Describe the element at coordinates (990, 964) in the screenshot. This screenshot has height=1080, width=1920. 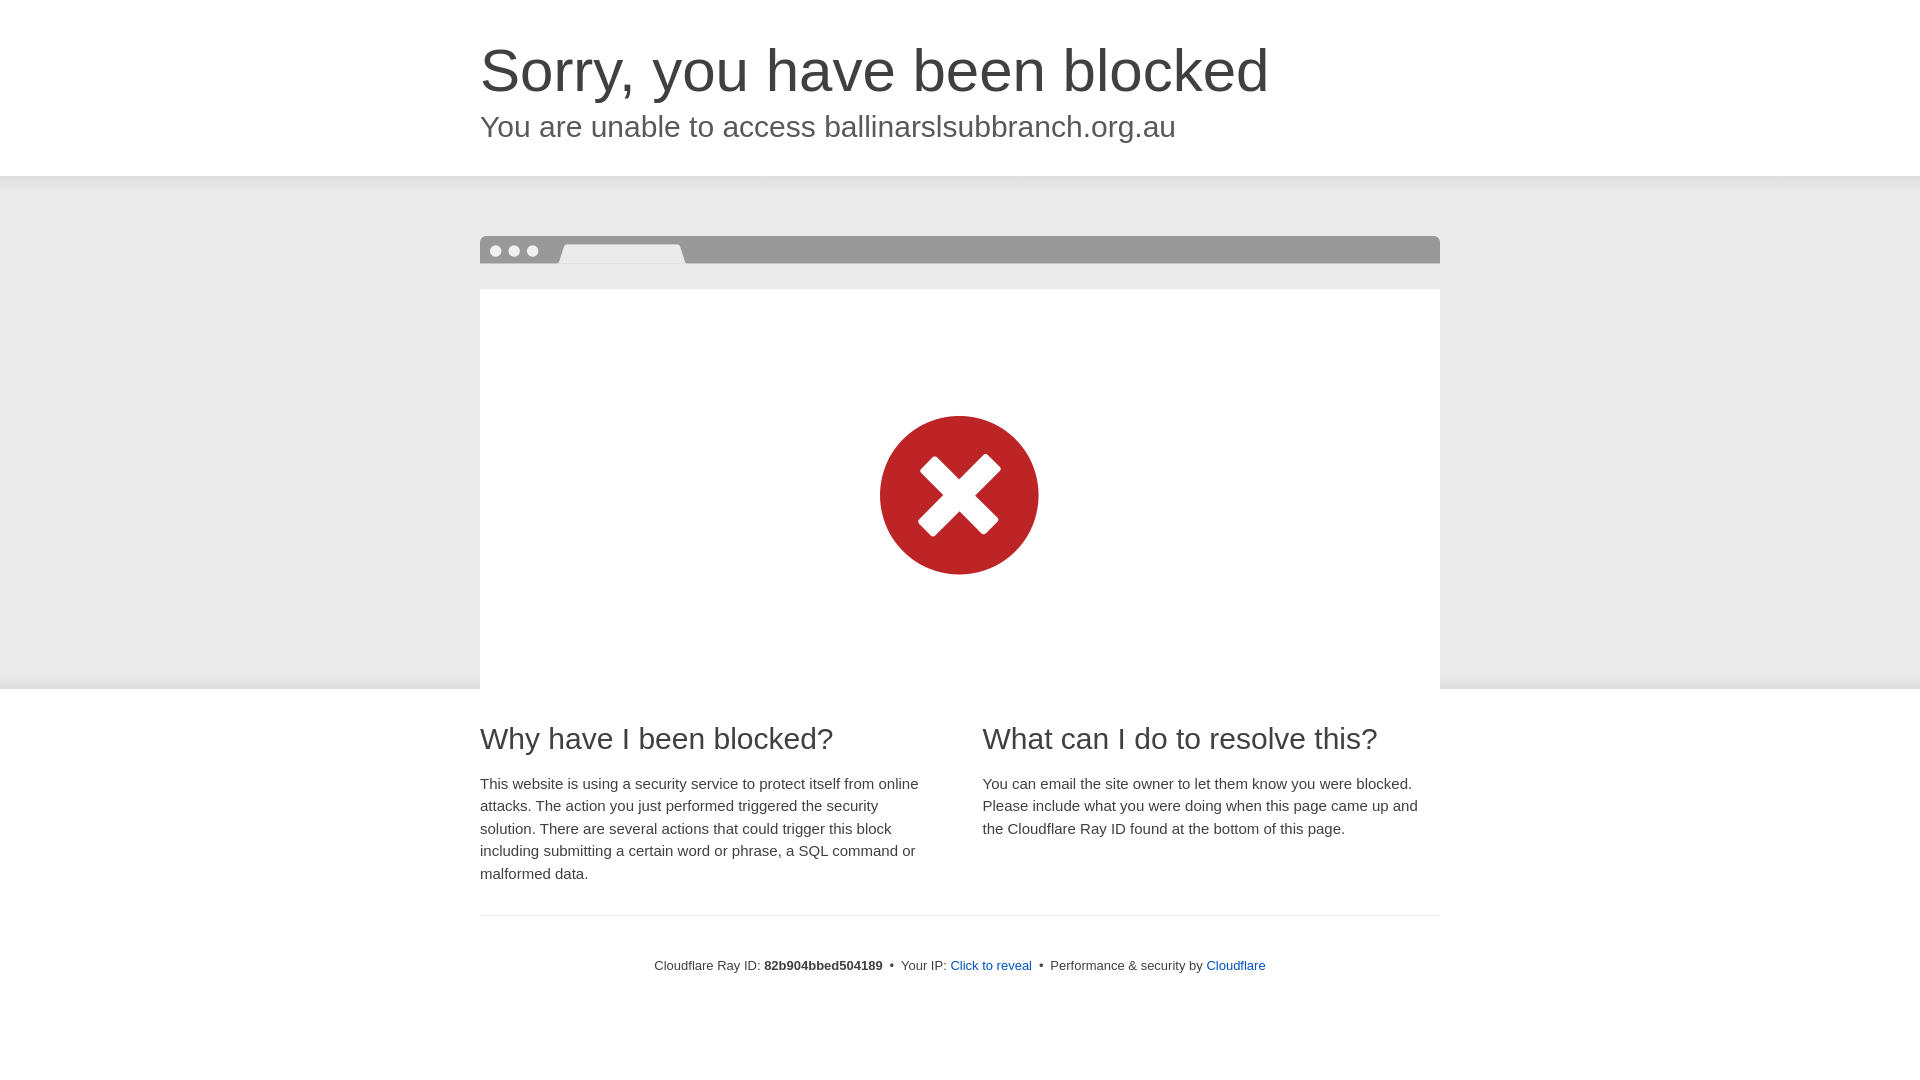
I see `'Click to reveal'` at that location.